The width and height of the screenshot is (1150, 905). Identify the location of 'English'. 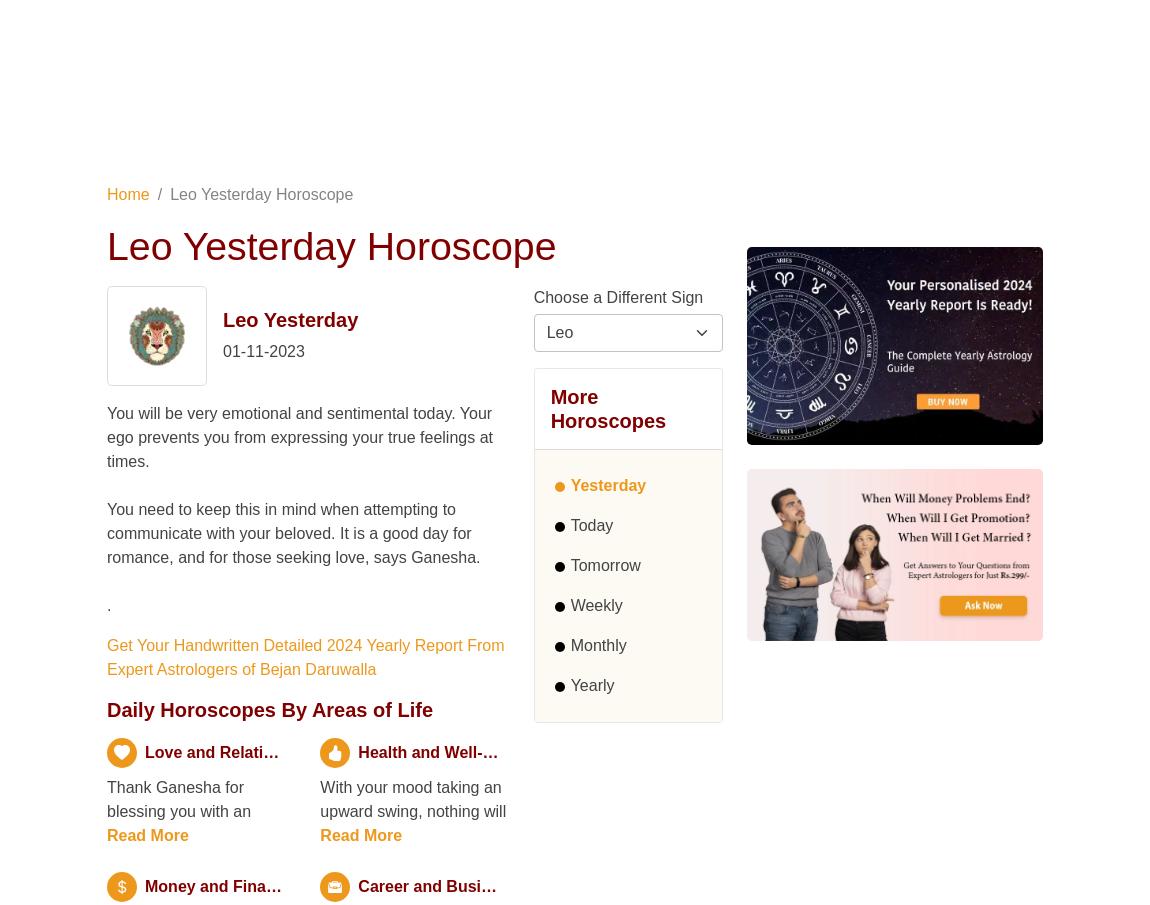
(935, 20).